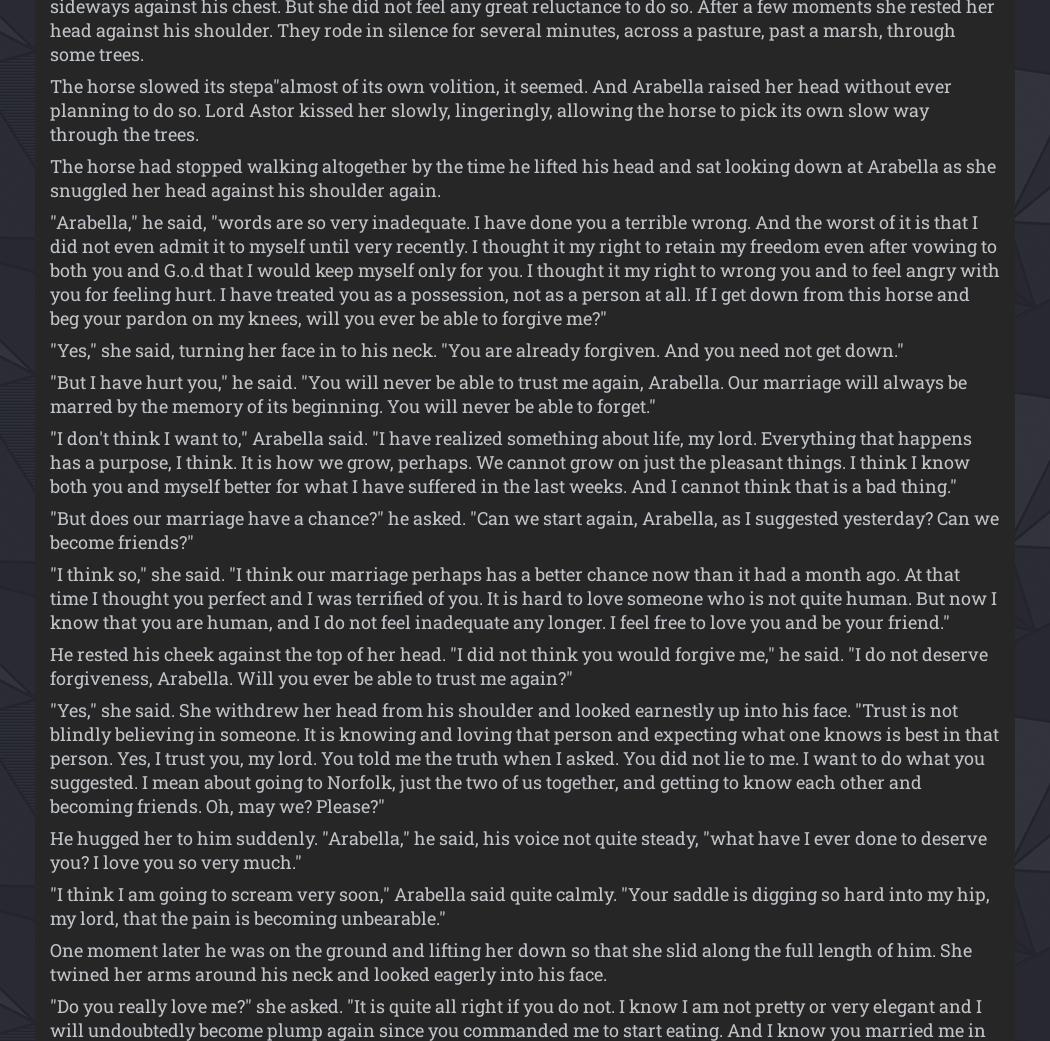  Describe the element at coordinates (510, 459) in the screenshot. I see `'"I don't think I want to," Arabella said. "I have realized something about life, my lord. Everything that happens has a purpose, I think. It is how we grow, perhaps. We cannot grow on just the pleasant things. I think I know both you and myself better for what I have suffered in the last weeks. And I cannot think that is a bad thing."'` at that location.